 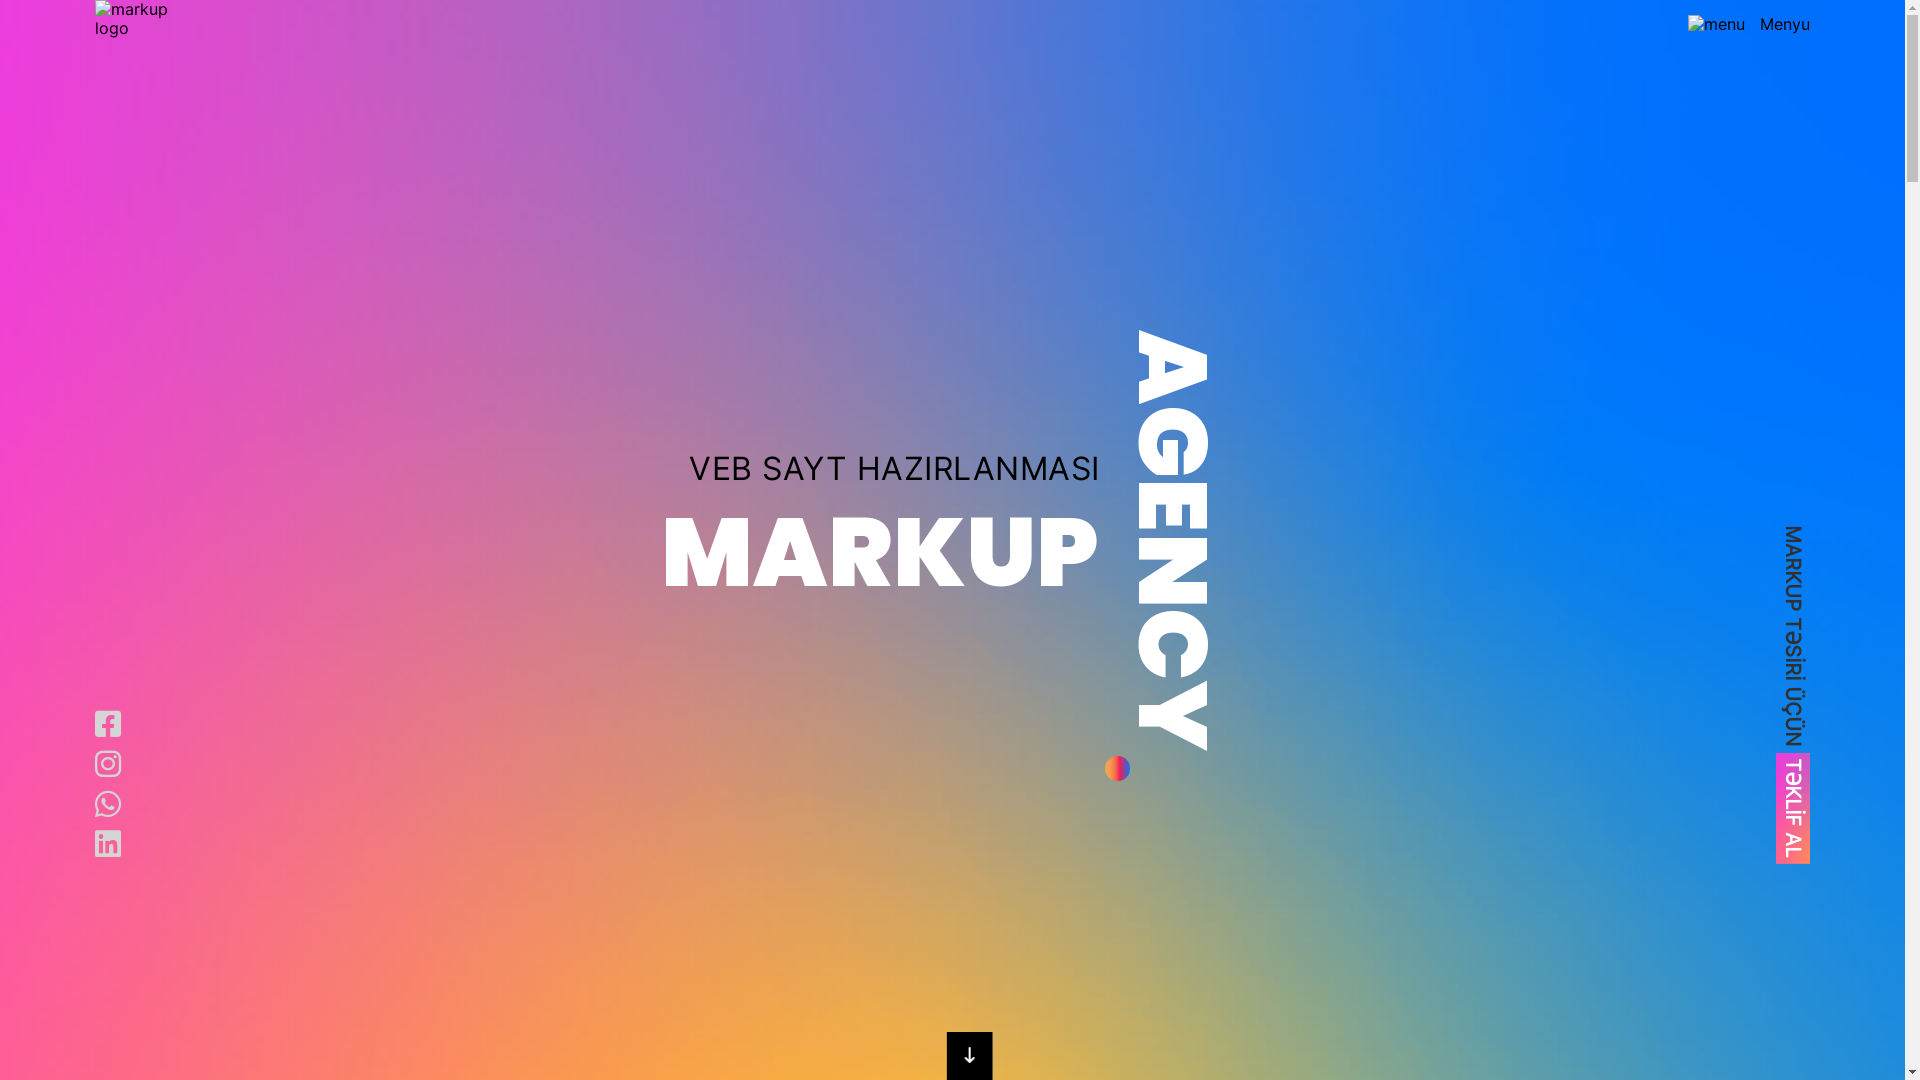 What do you see at coordinates (1747, 24) in the screenshot?
I see `'Menyu'` at bounding box center [1747, 24].